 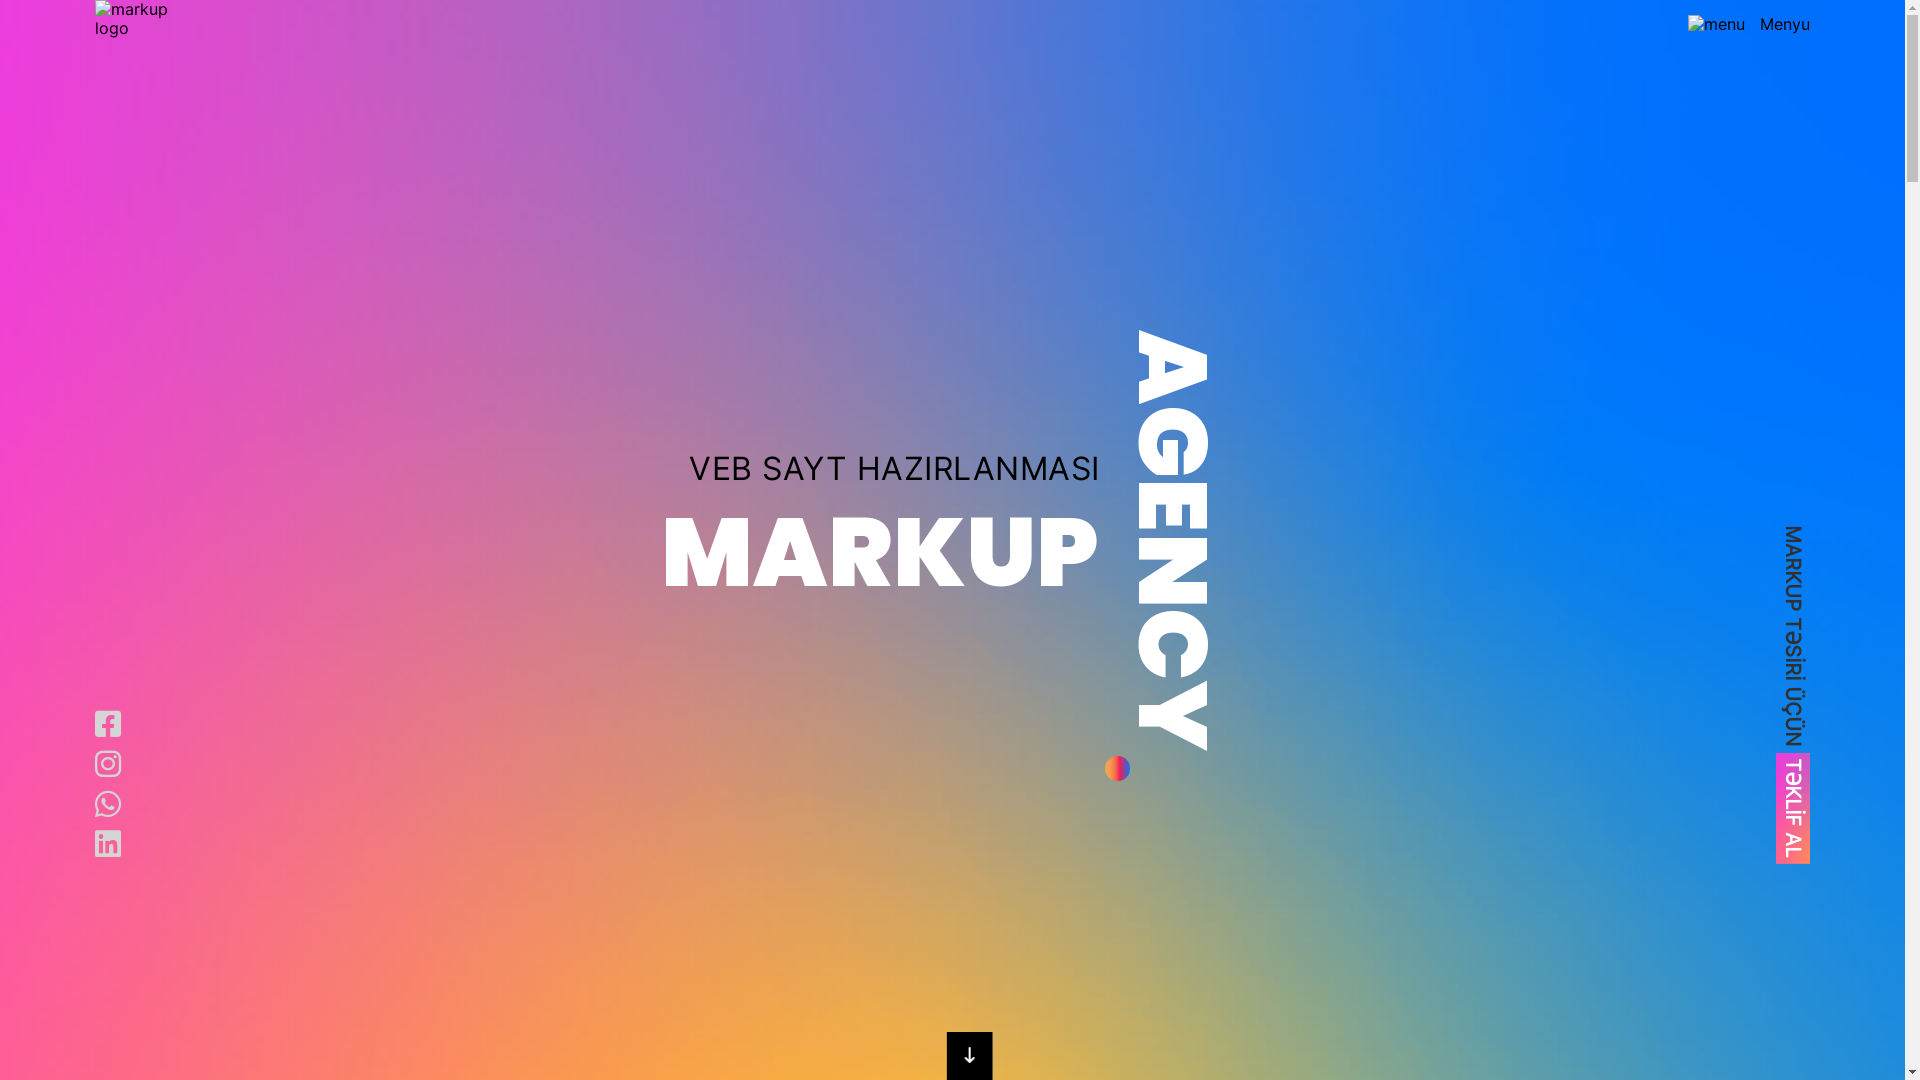 What do you see at coordinates (1747, 24) in the screenshot?
I see `'Menyu'` at bounding box center [1747, 24].